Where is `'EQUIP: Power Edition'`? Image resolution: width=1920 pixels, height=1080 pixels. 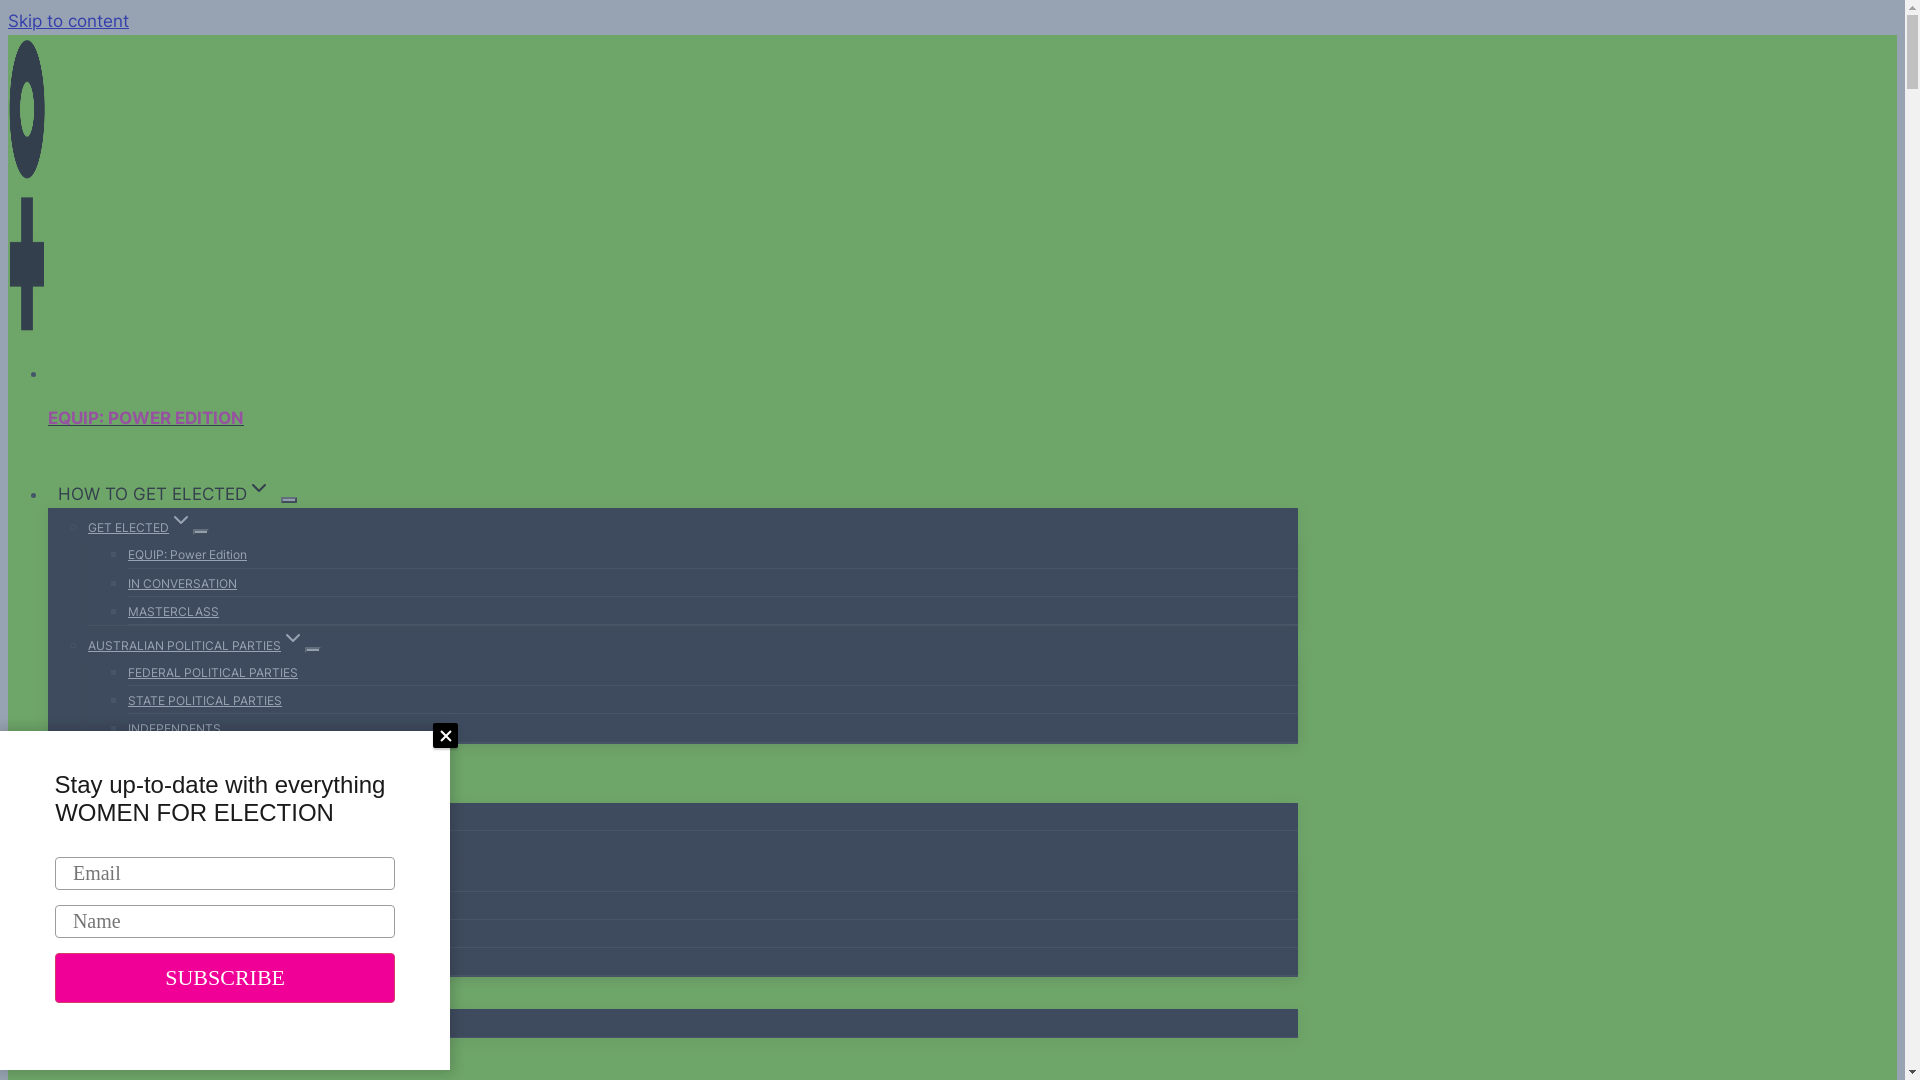 'EQUIP: Power Edition' is located at coordinates (187, 554).